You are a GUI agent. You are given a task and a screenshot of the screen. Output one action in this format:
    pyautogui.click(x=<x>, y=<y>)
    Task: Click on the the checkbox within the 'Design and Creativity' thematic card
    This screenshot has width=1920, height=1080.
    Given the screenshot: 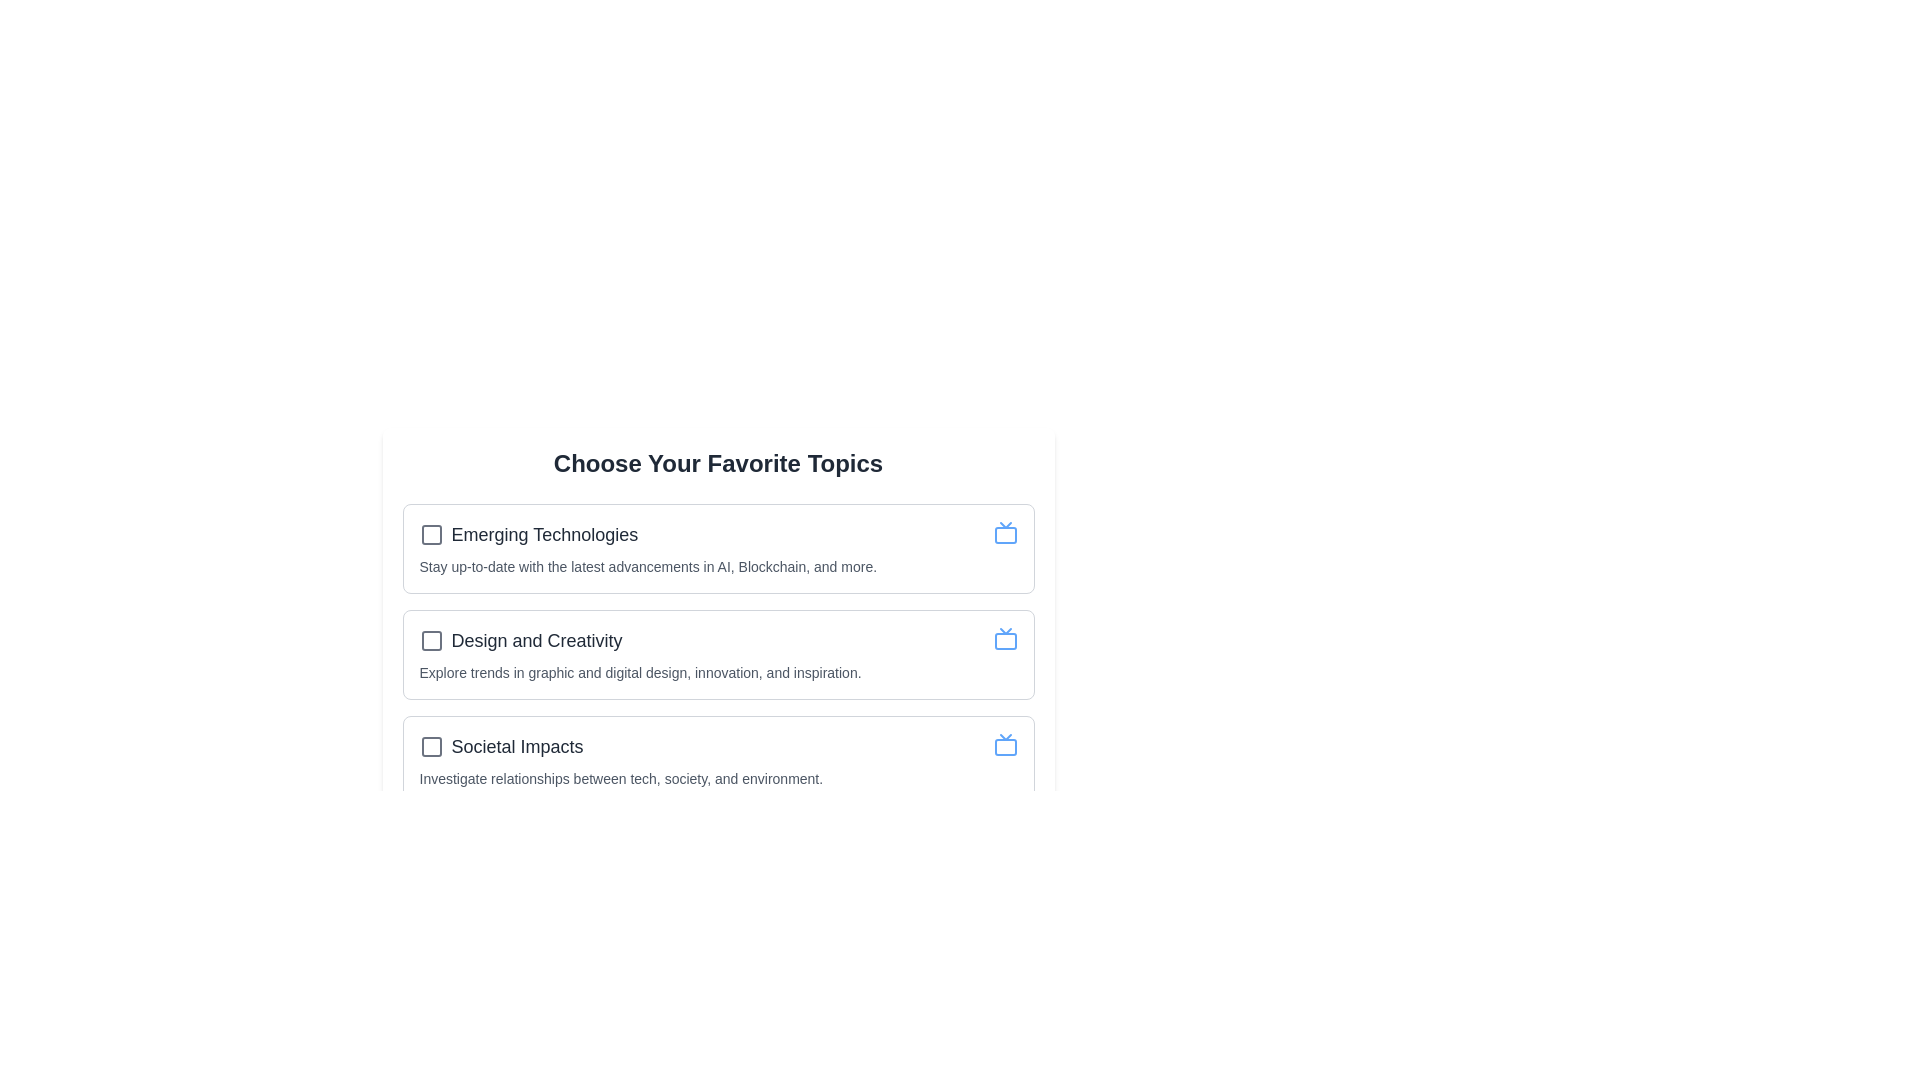 What is the action you would take?
    pyautogui.click(x=718, y=626)
    